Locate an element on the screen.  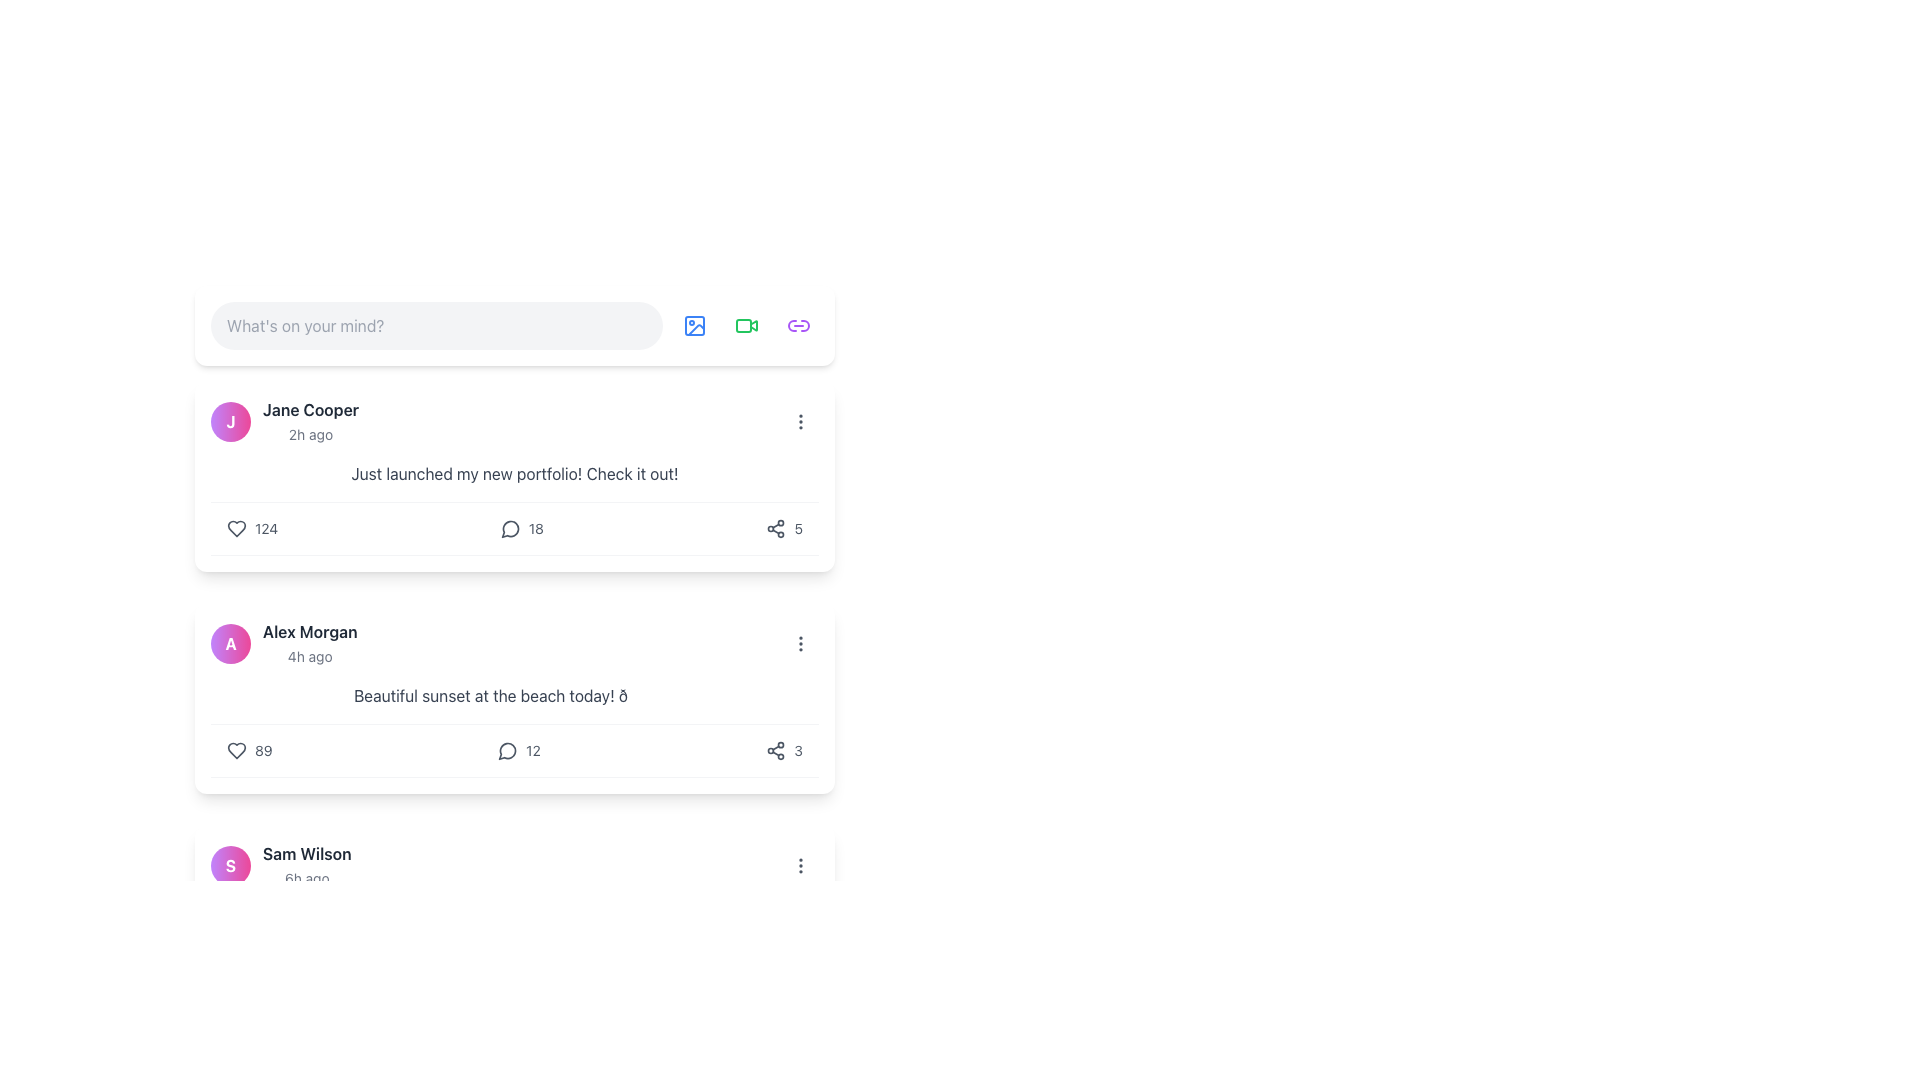
the speech bubble icon located at the bottom section of the post block, which is part of a row of functional icons is located at coordinates (510, 528).